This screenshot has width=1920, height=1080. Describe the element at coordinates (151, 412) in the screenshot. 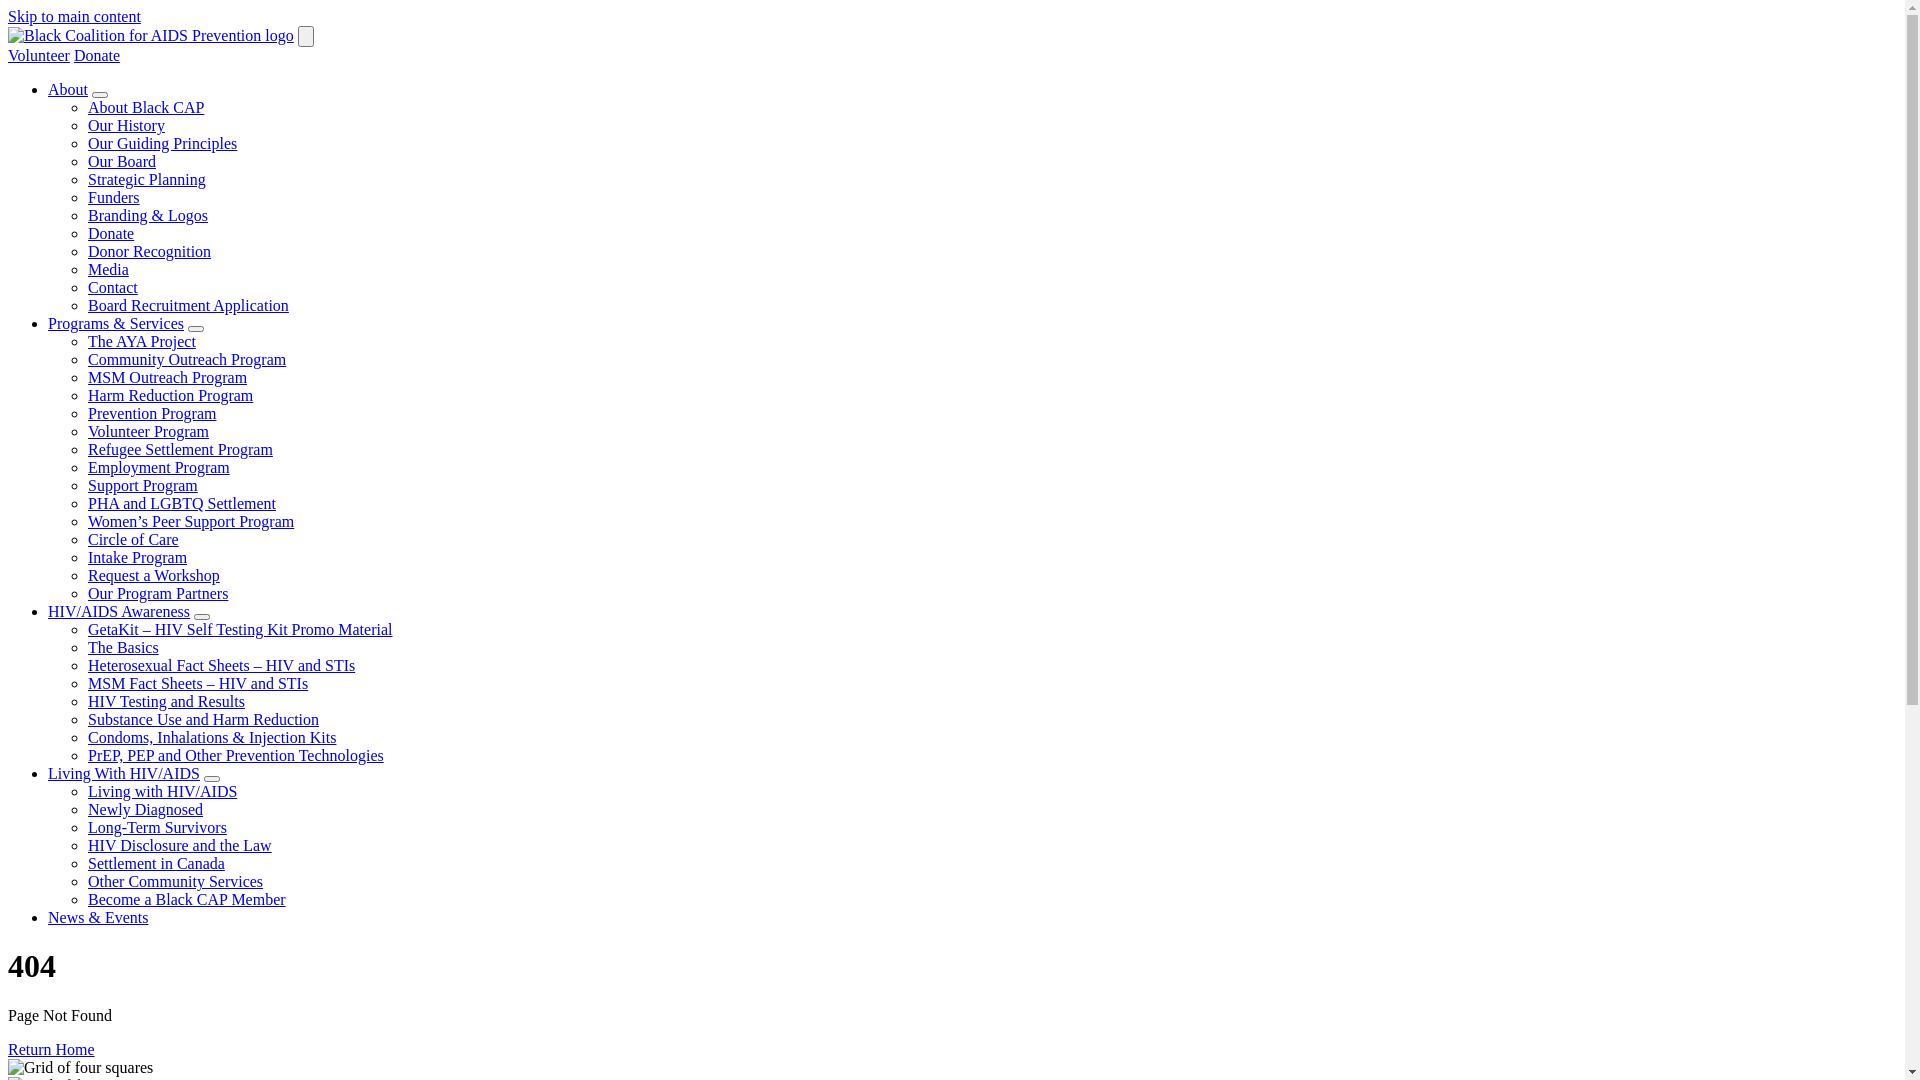

I see `'Prevention Program'` at that location.